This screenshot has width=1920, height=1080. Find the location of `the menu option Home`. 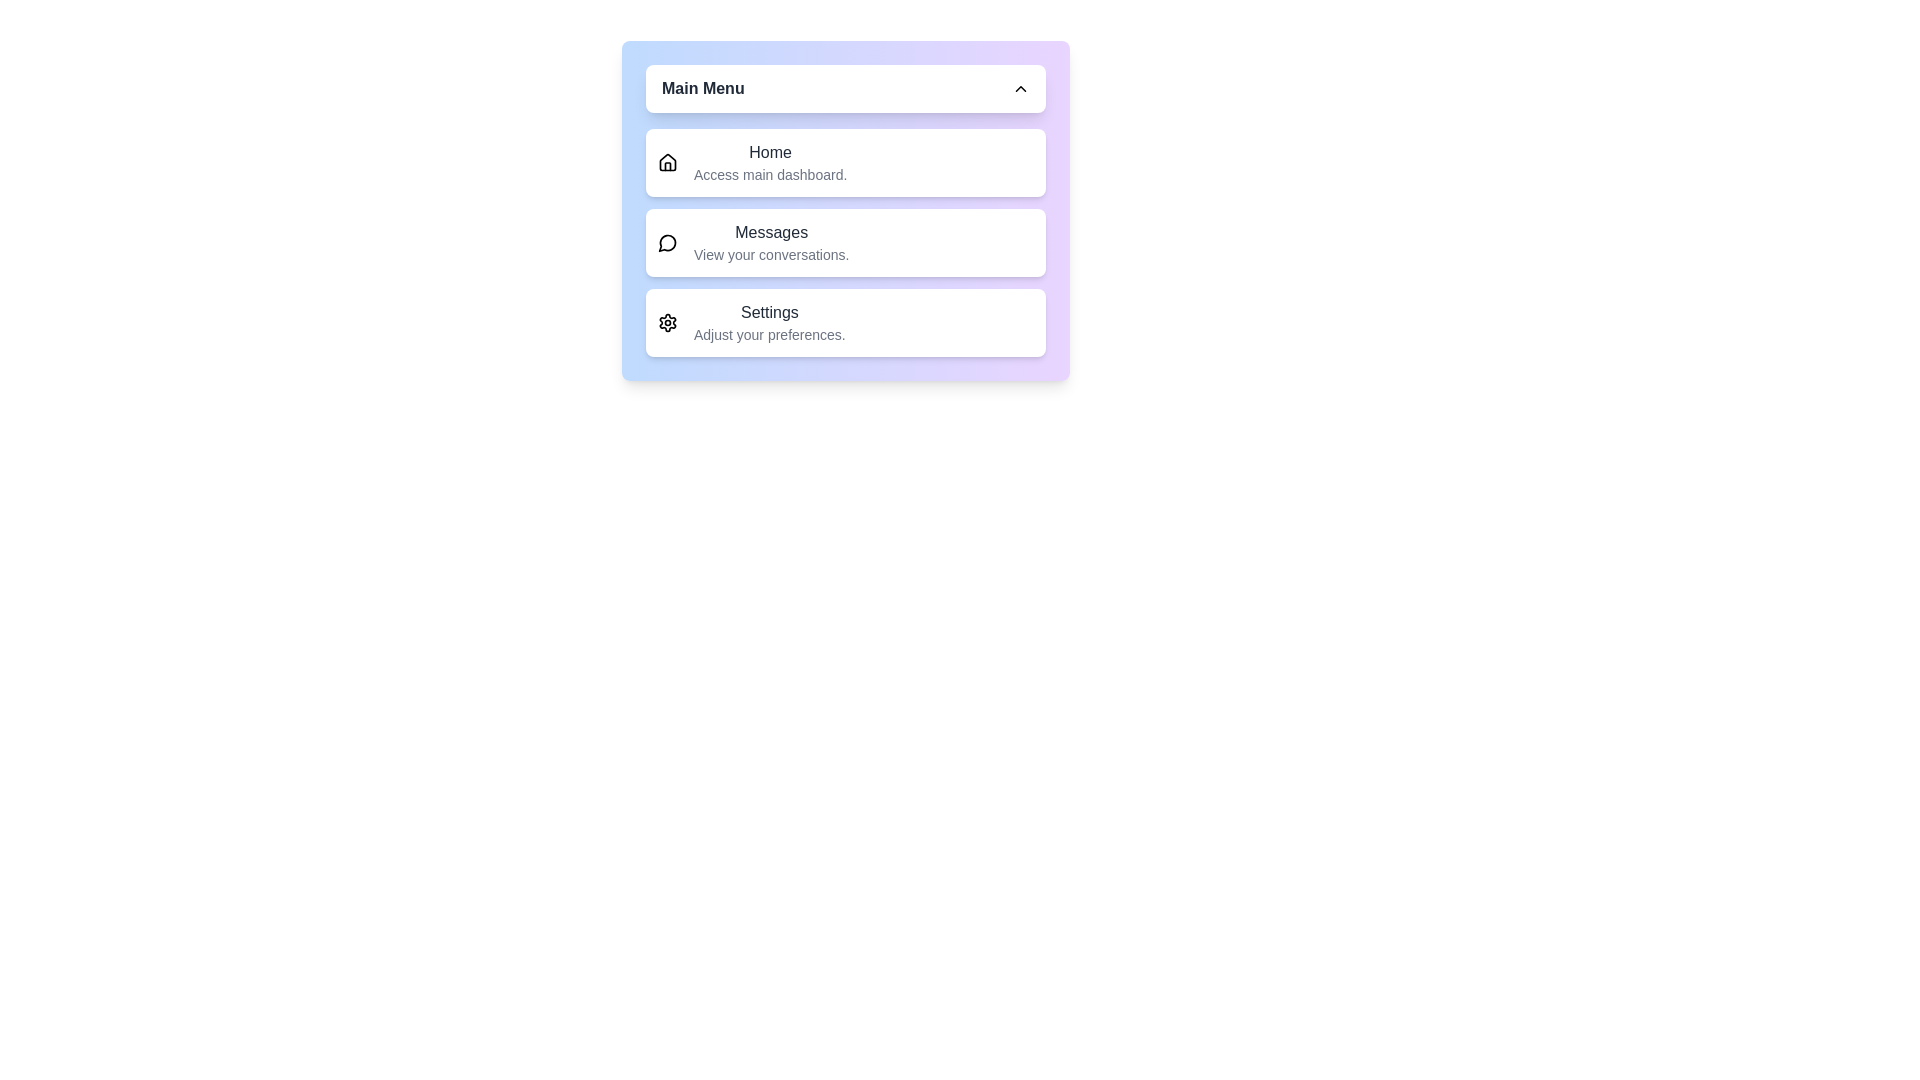

the menu option Home is located at coordinates (845, 161).